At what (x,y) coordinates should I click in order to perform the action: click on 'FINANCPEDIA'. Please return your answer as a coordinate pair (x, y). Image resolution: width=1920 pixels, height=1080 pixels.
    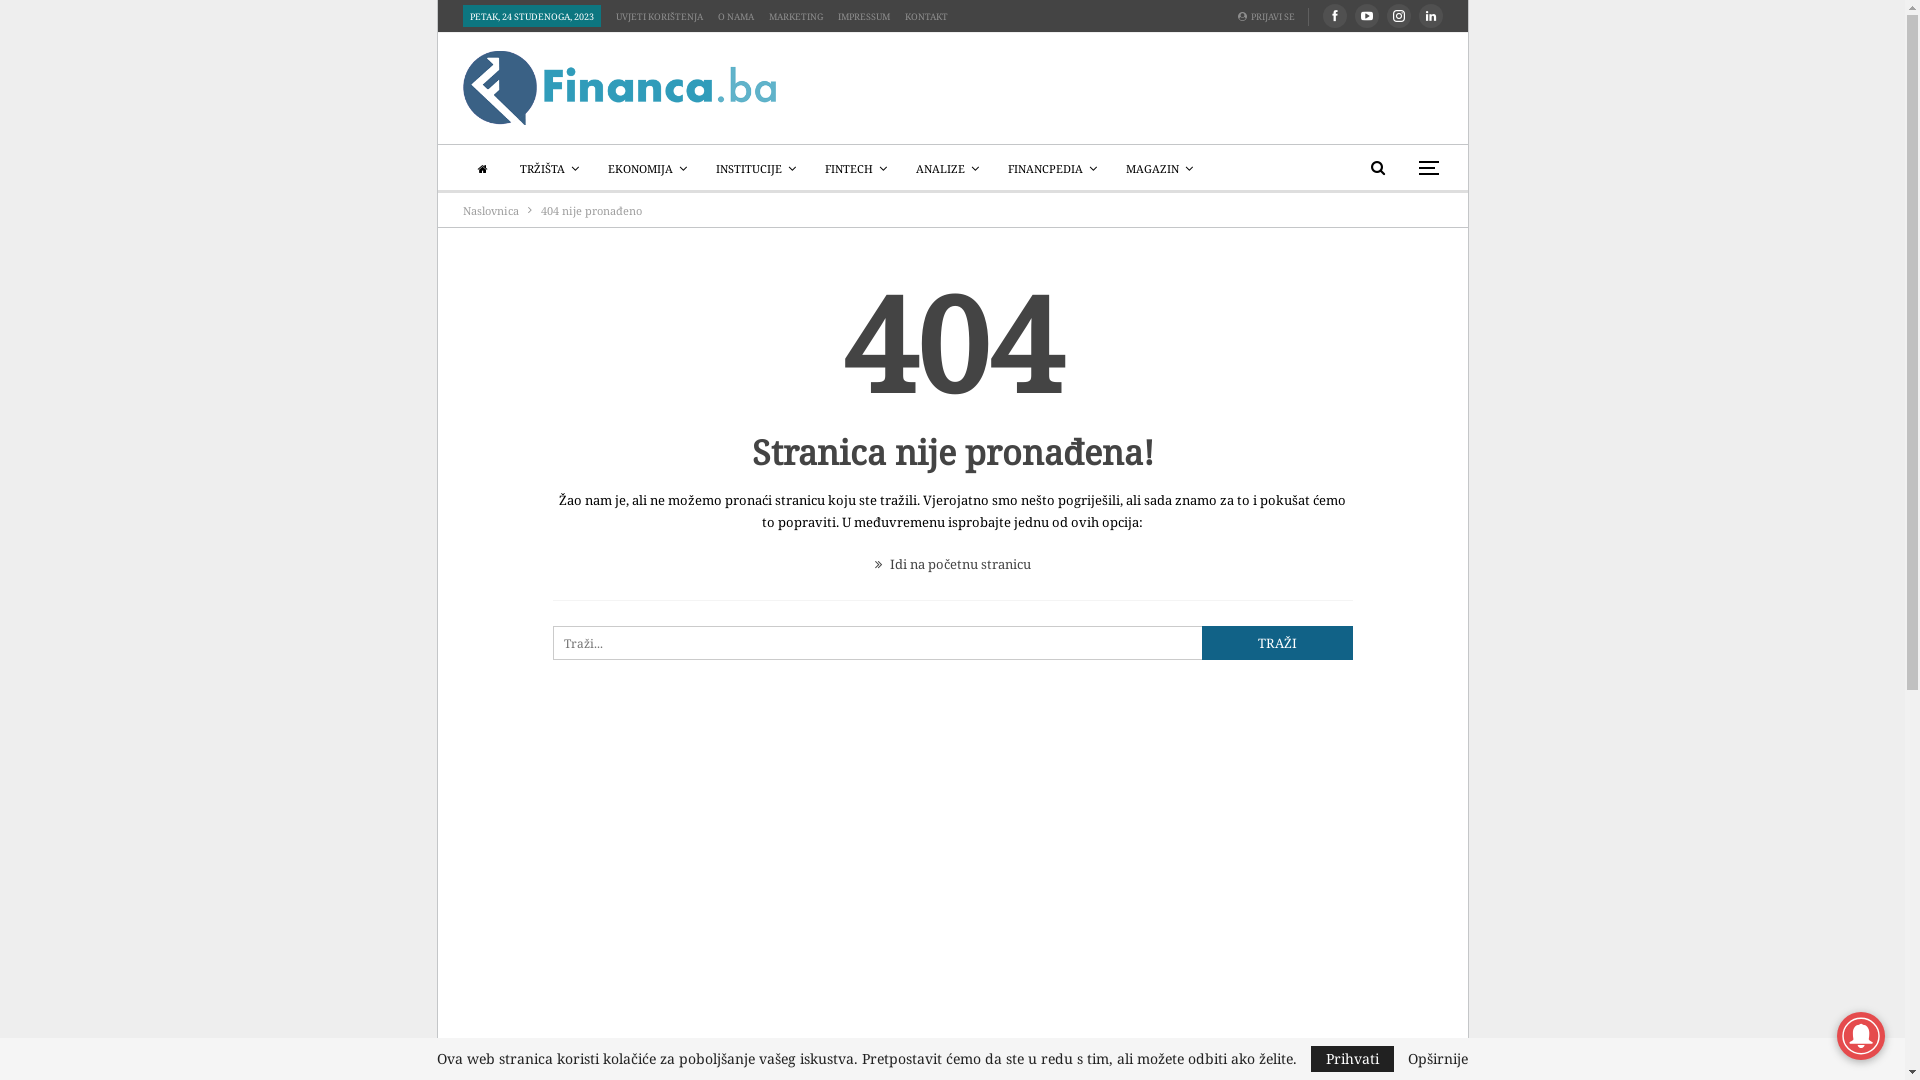
    Looking at the image, I should click on (996, 168).